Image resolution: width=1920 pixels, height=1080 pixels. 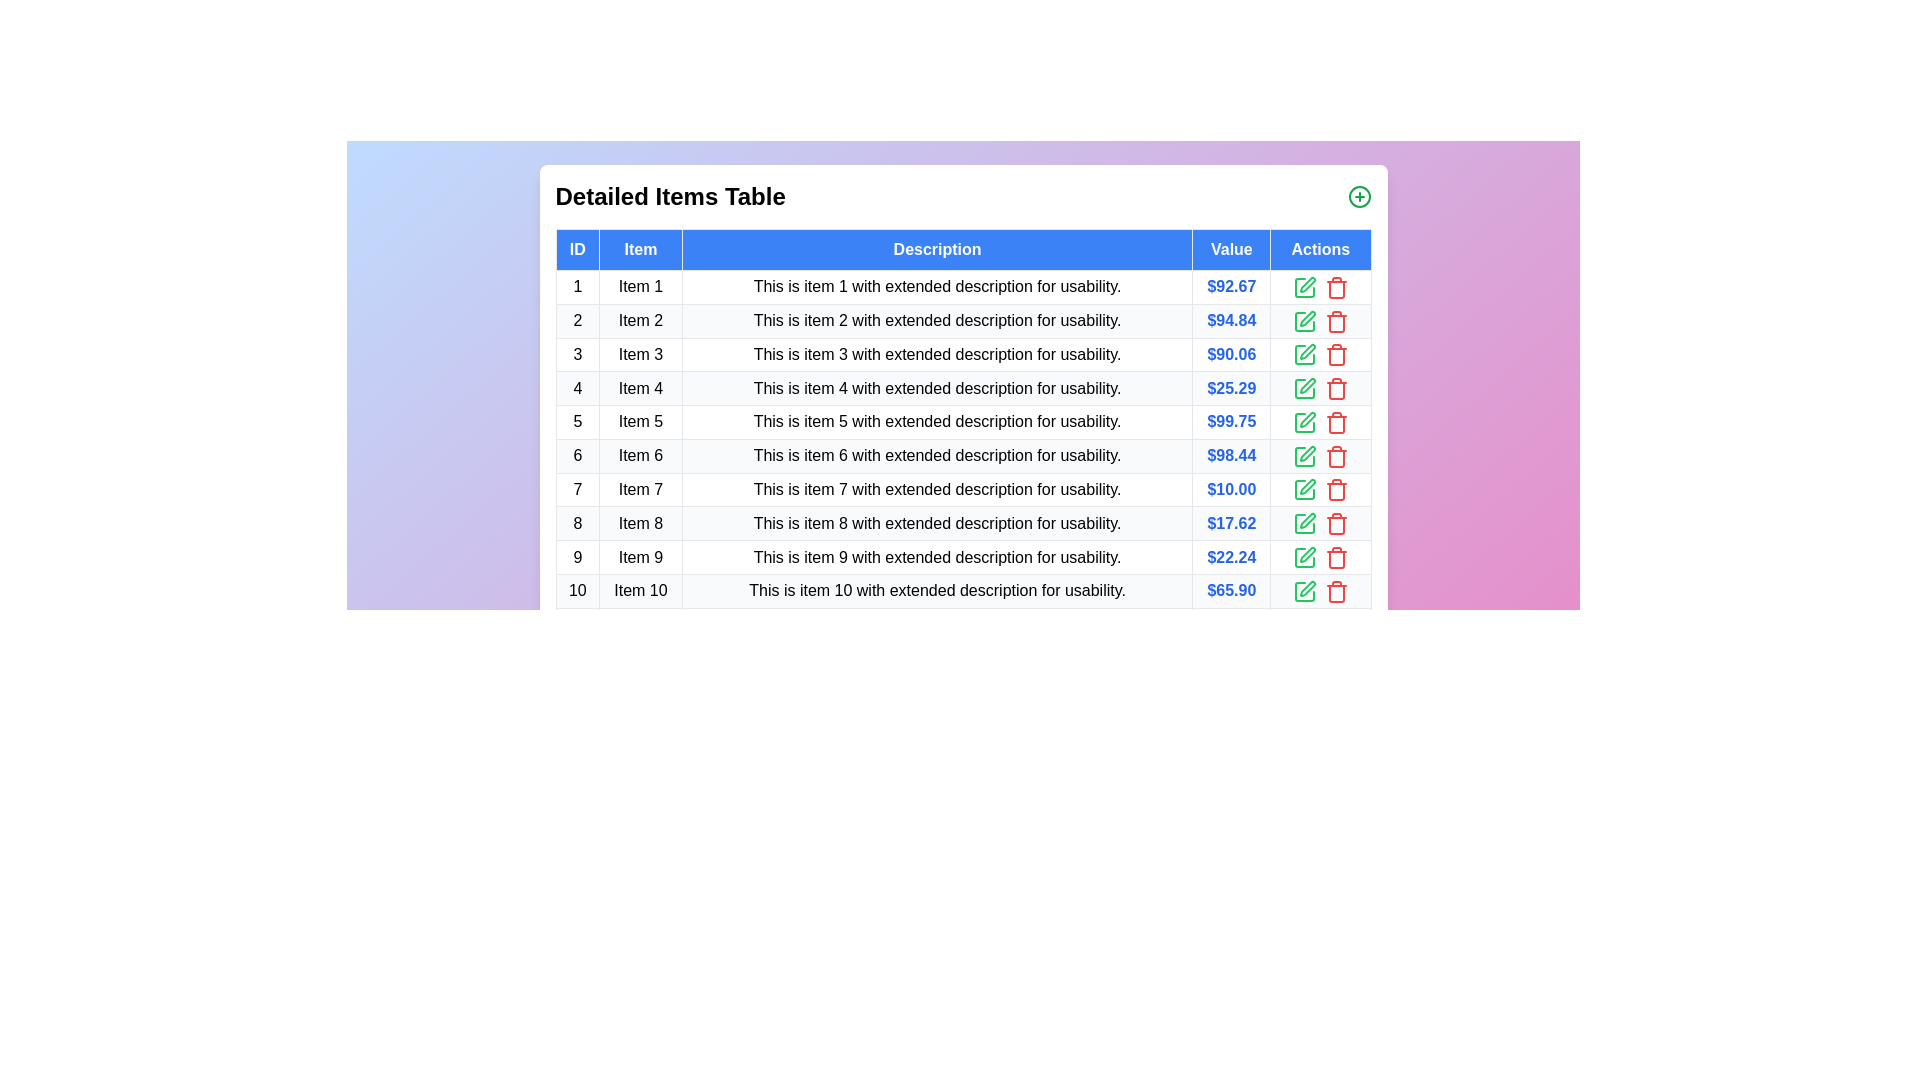 I want to click on the column header Actions to sort the table by the respective column, so click(x=1320, y=249).